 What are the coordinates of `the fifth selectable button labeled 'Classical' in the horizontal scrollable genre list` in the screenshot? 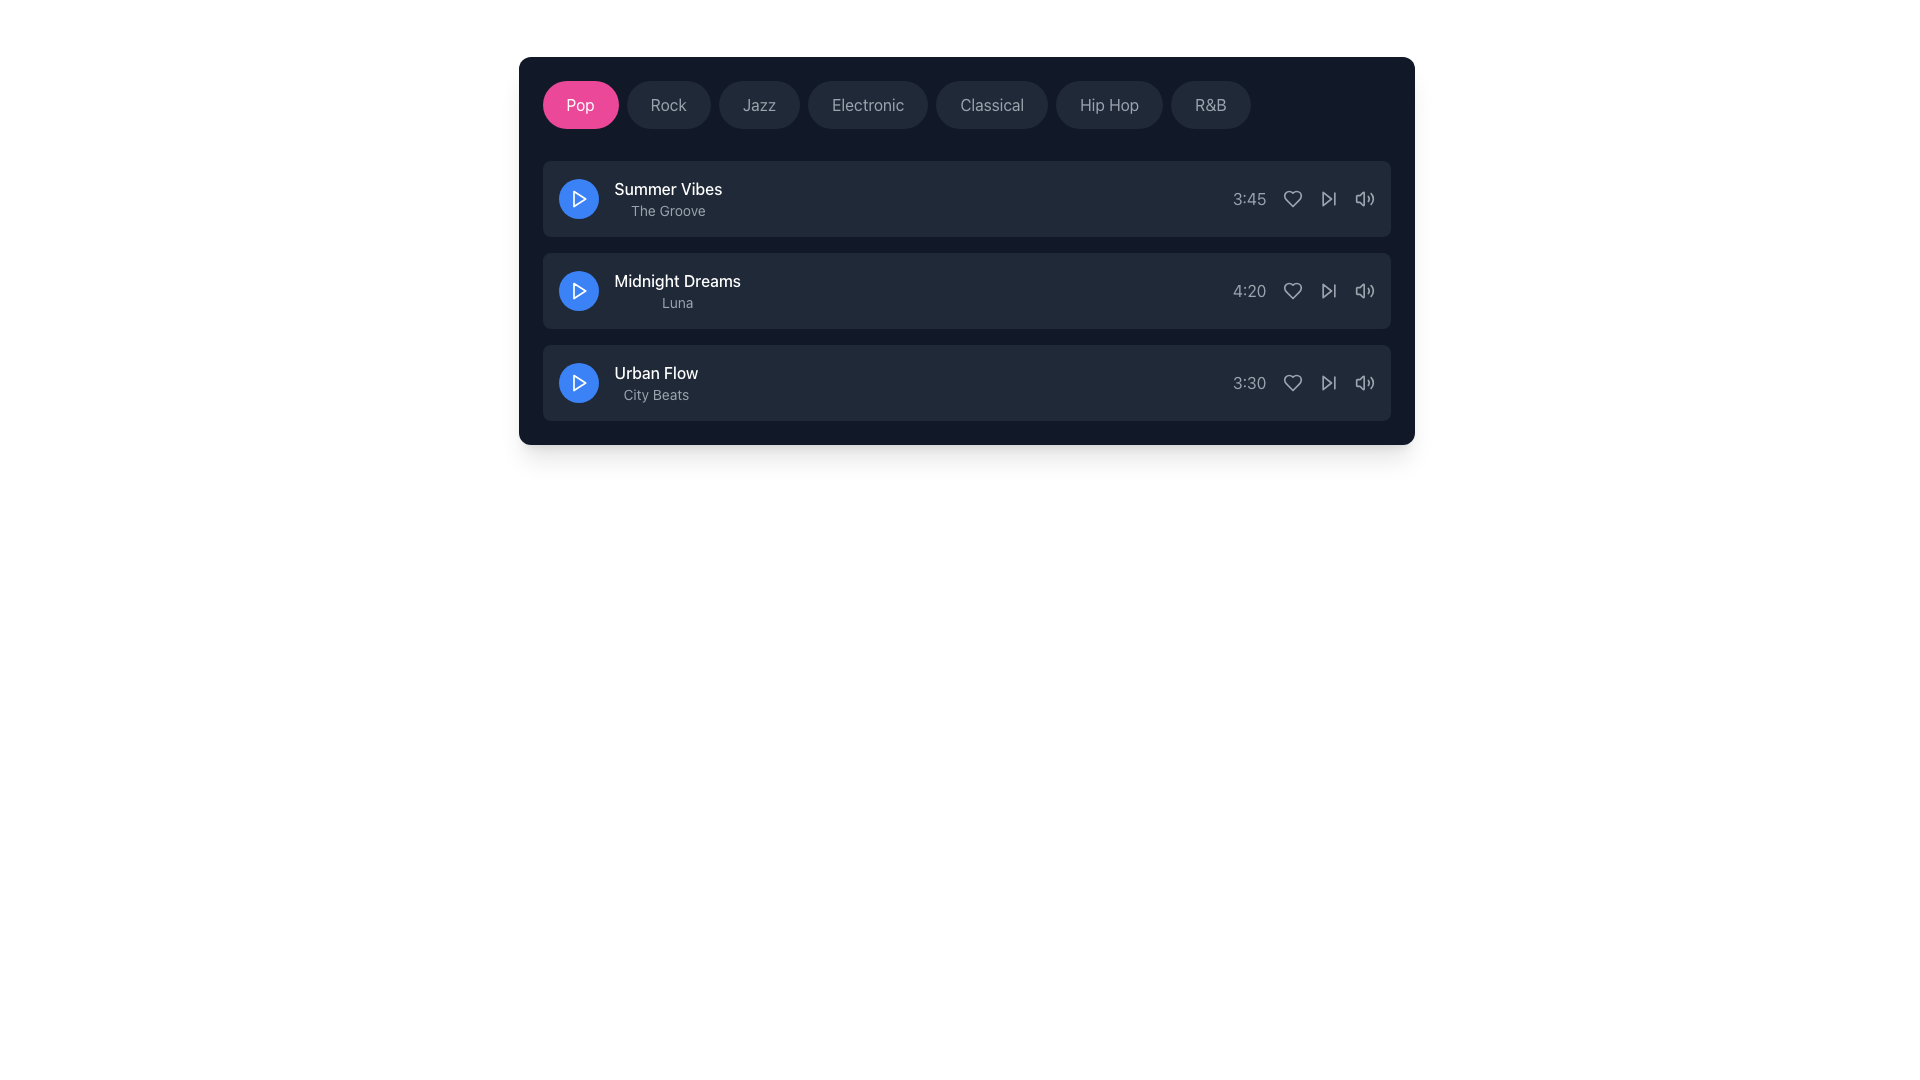 It's located at (966, 104).